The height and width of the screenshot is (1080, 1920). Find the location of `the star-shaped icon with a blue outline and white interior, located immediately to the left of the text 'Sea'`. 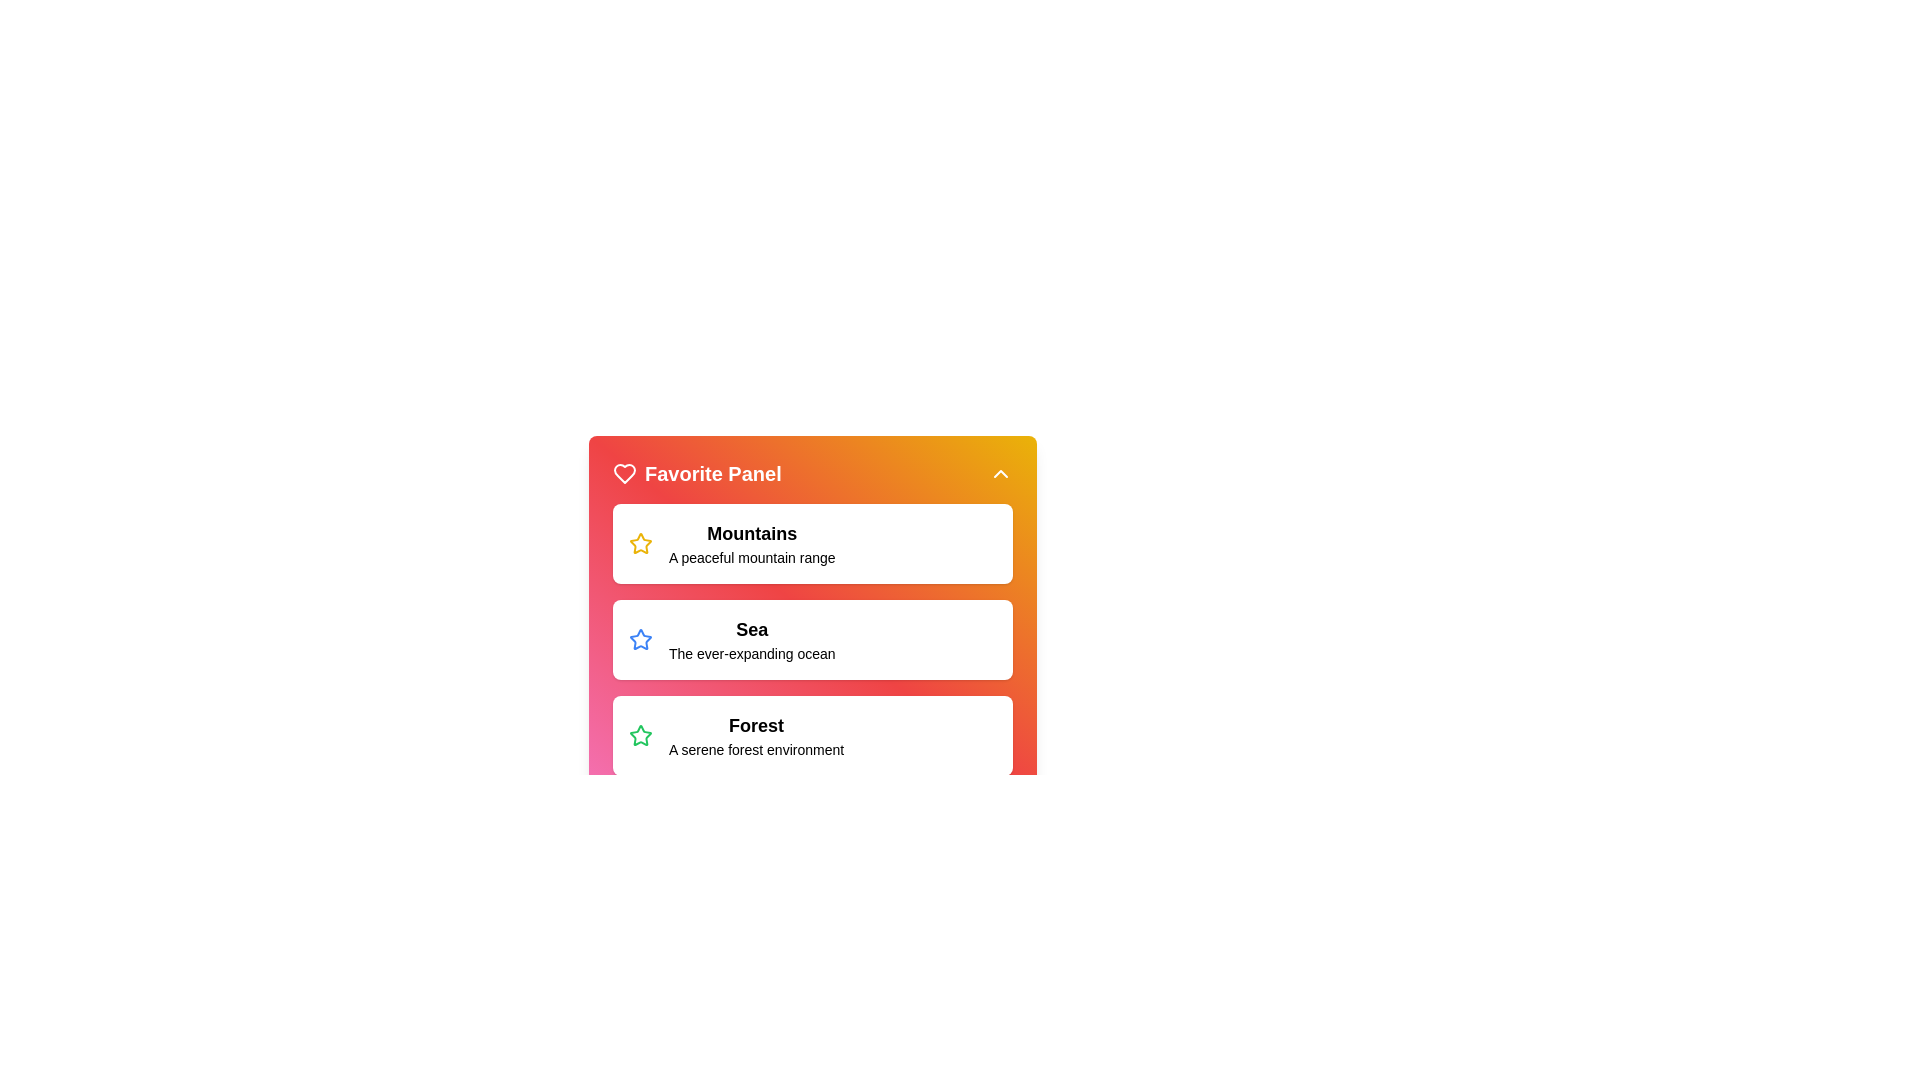

the star-shaped icon with a blue outline and white interior, located immediately to the left of the text 'Sea' is located at coordinates (641, 640).